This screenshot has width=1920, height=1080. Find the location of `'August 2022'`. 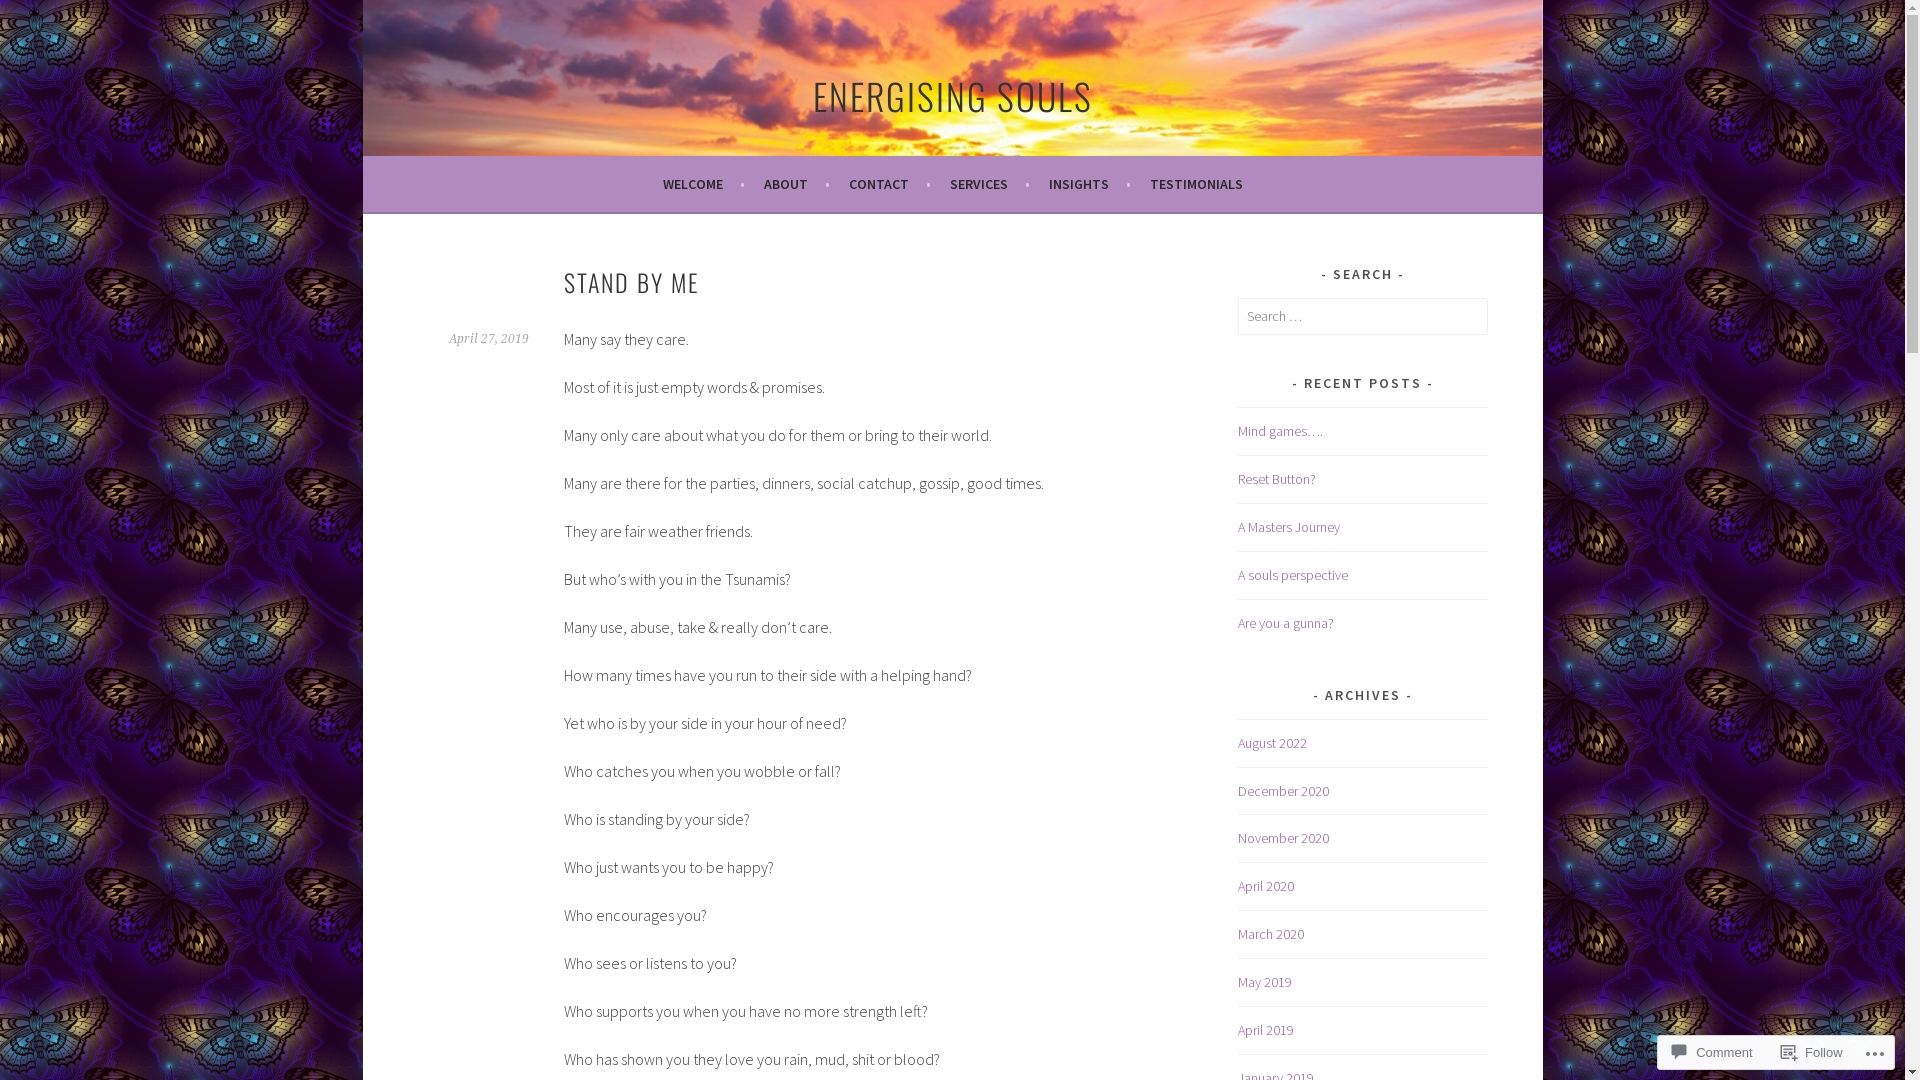

'August 2022' is located at coordinates (1271, 743).